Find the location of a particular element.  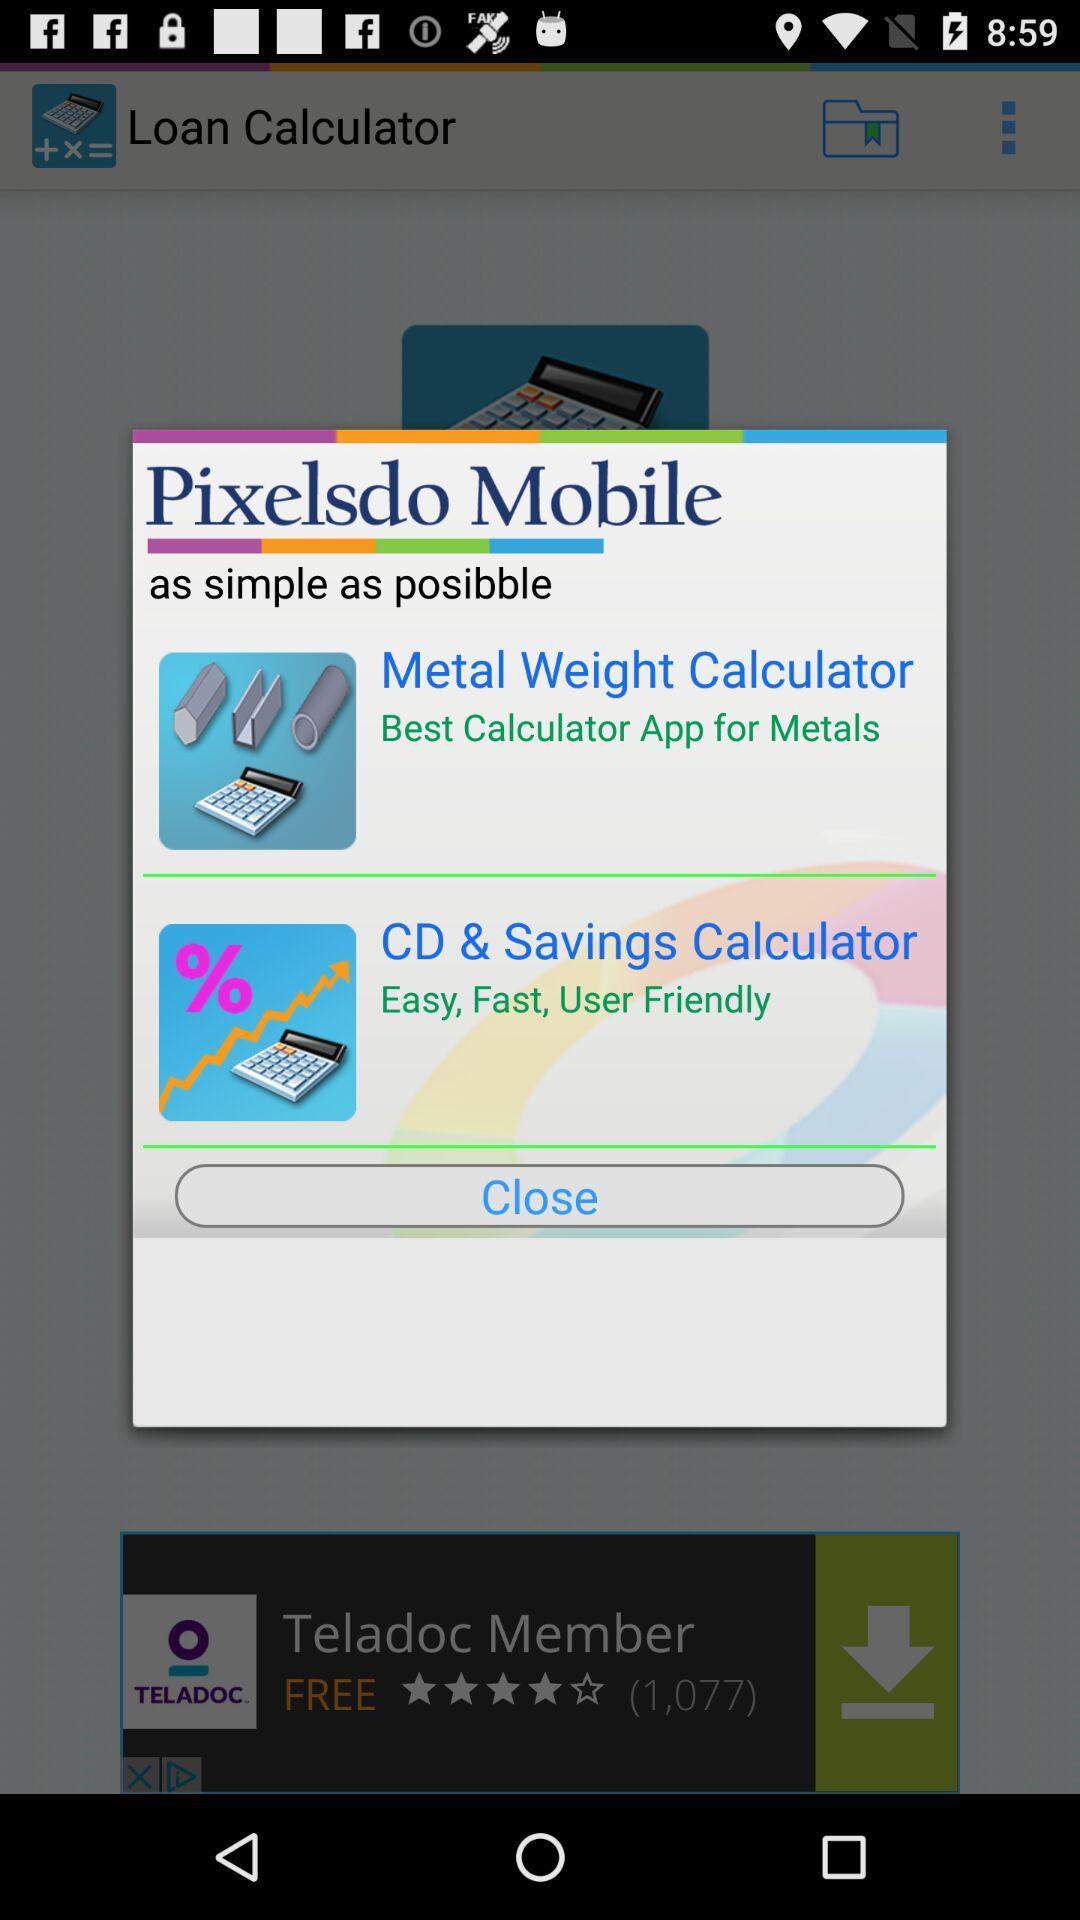

item above close icon is located at coordinates (538, 1146).